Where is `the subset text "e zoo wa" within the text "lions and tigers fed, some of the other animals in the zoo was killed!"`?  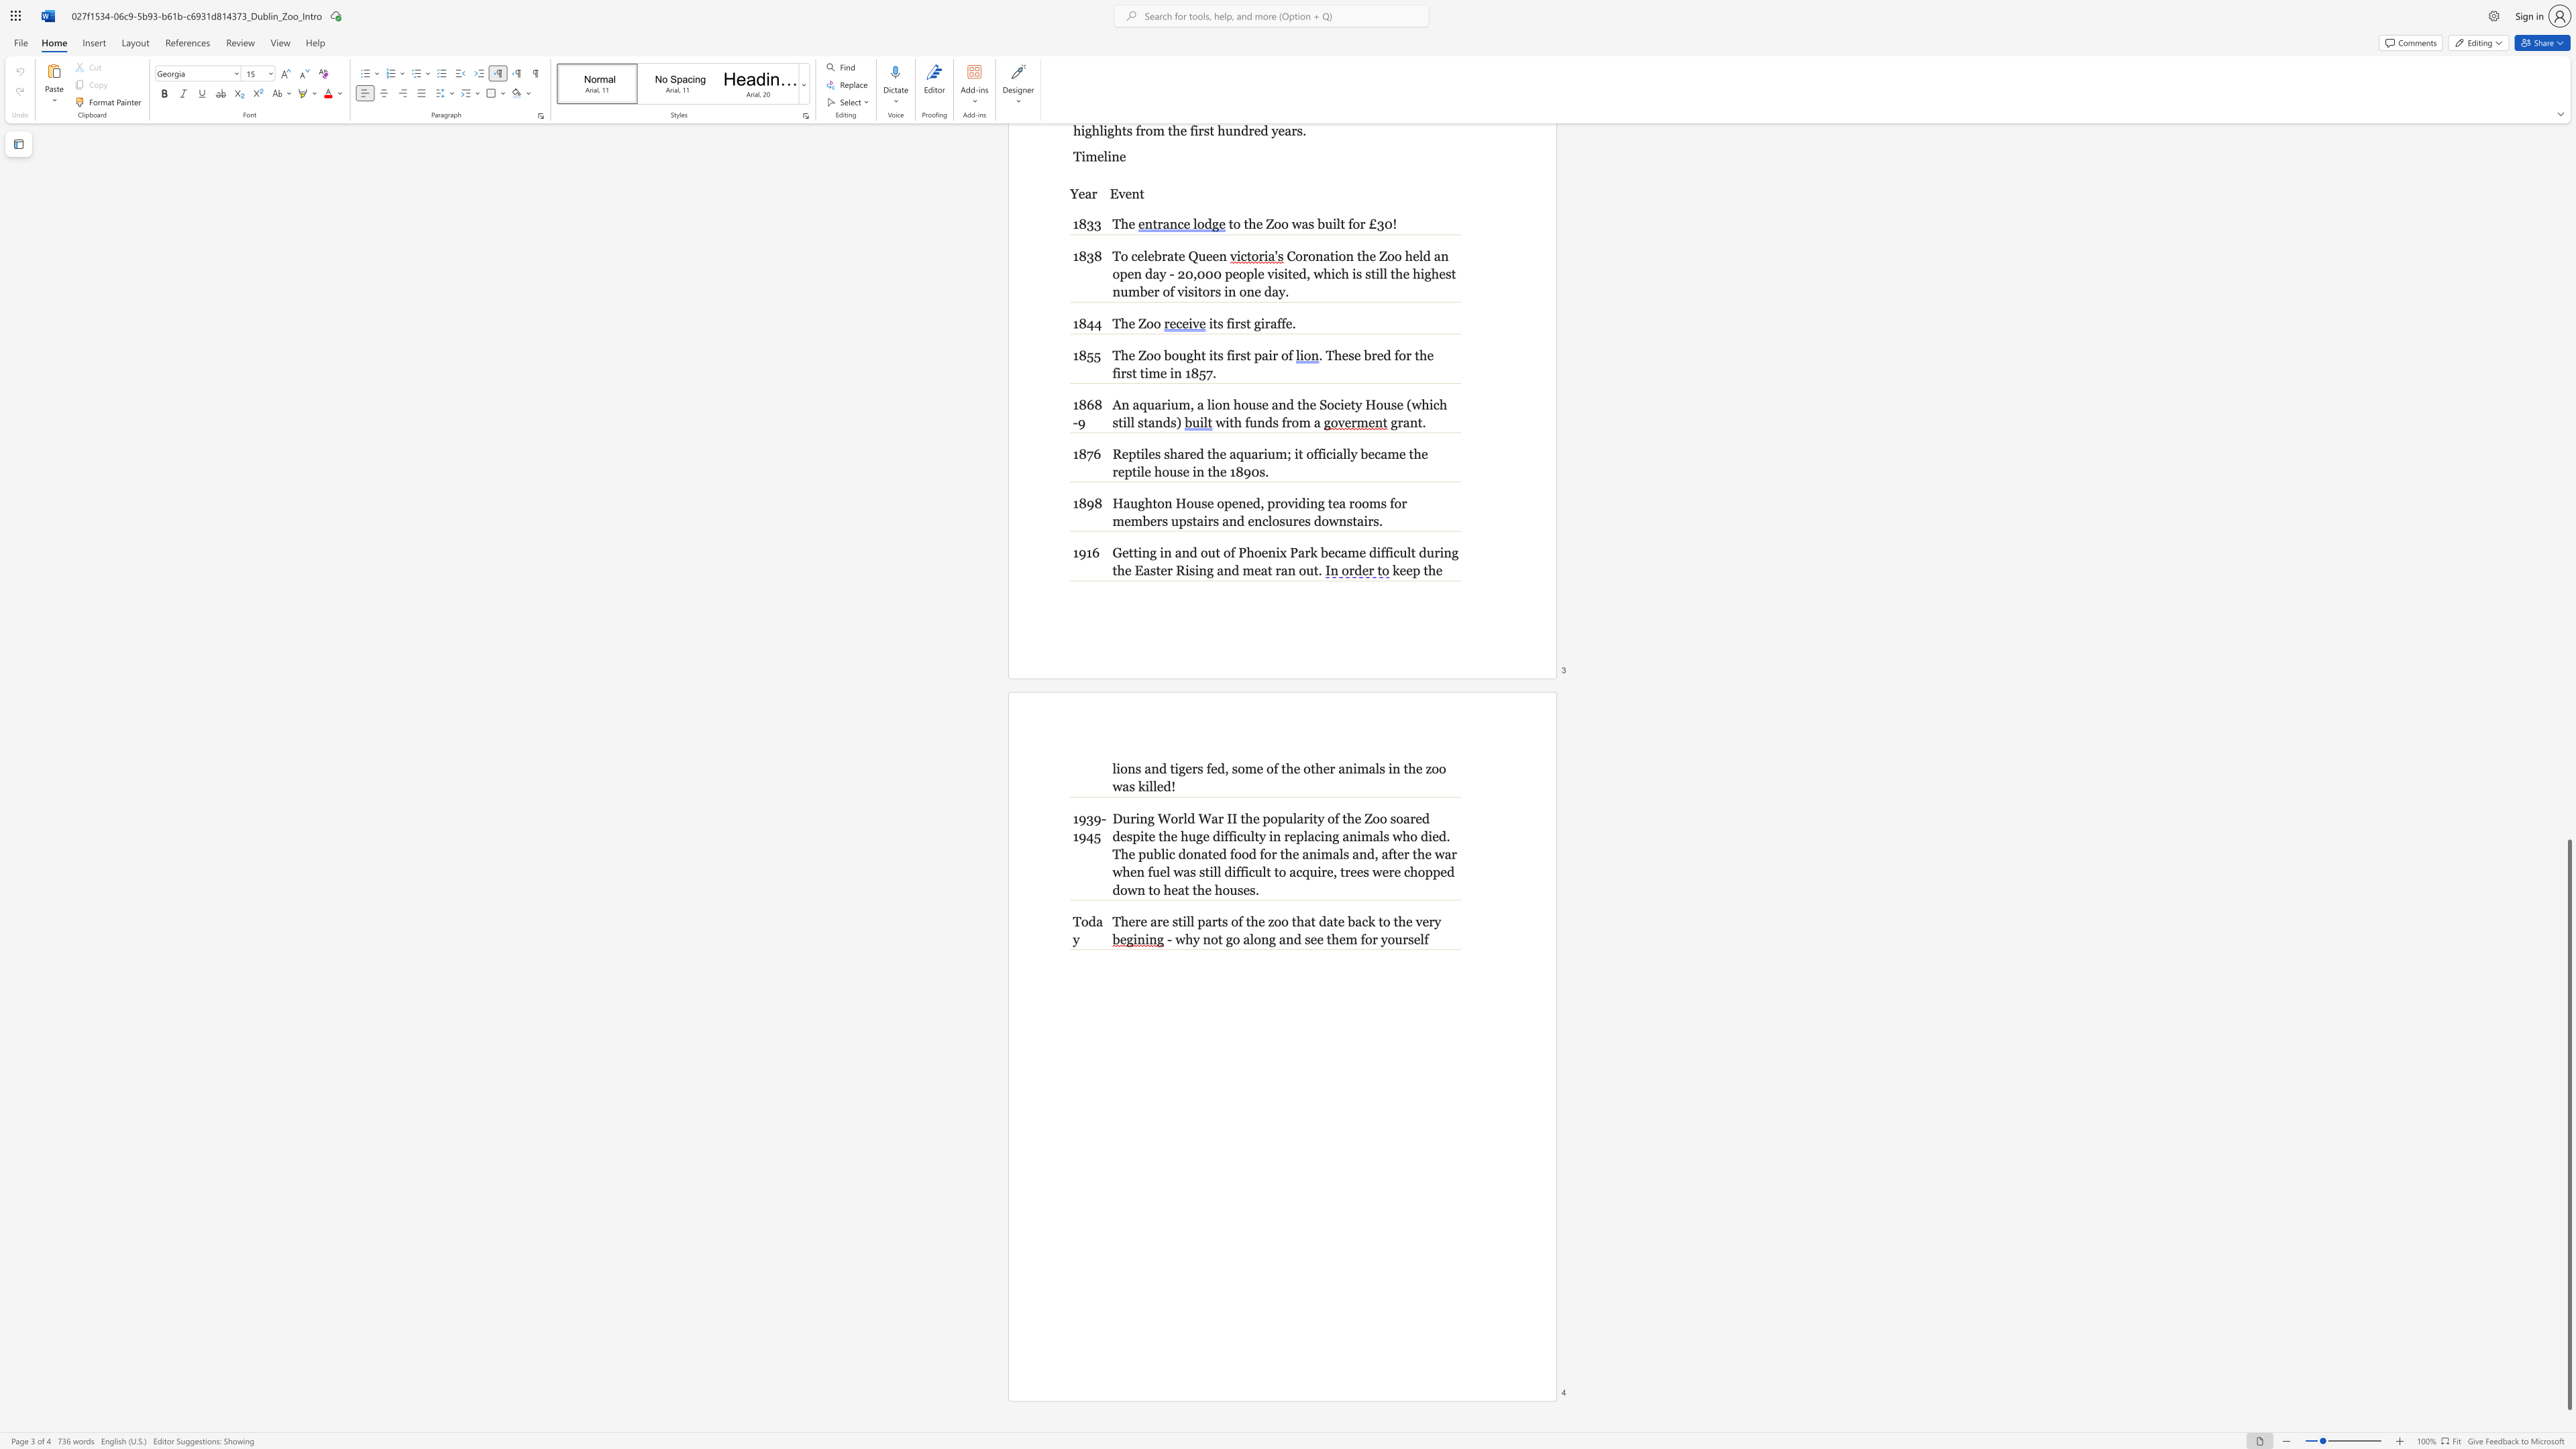
the subset text "e zoo wa" within the text "lions and tigers fed, some of the other animals in the zoo was killed!" is located at coordinates (1415, 768).